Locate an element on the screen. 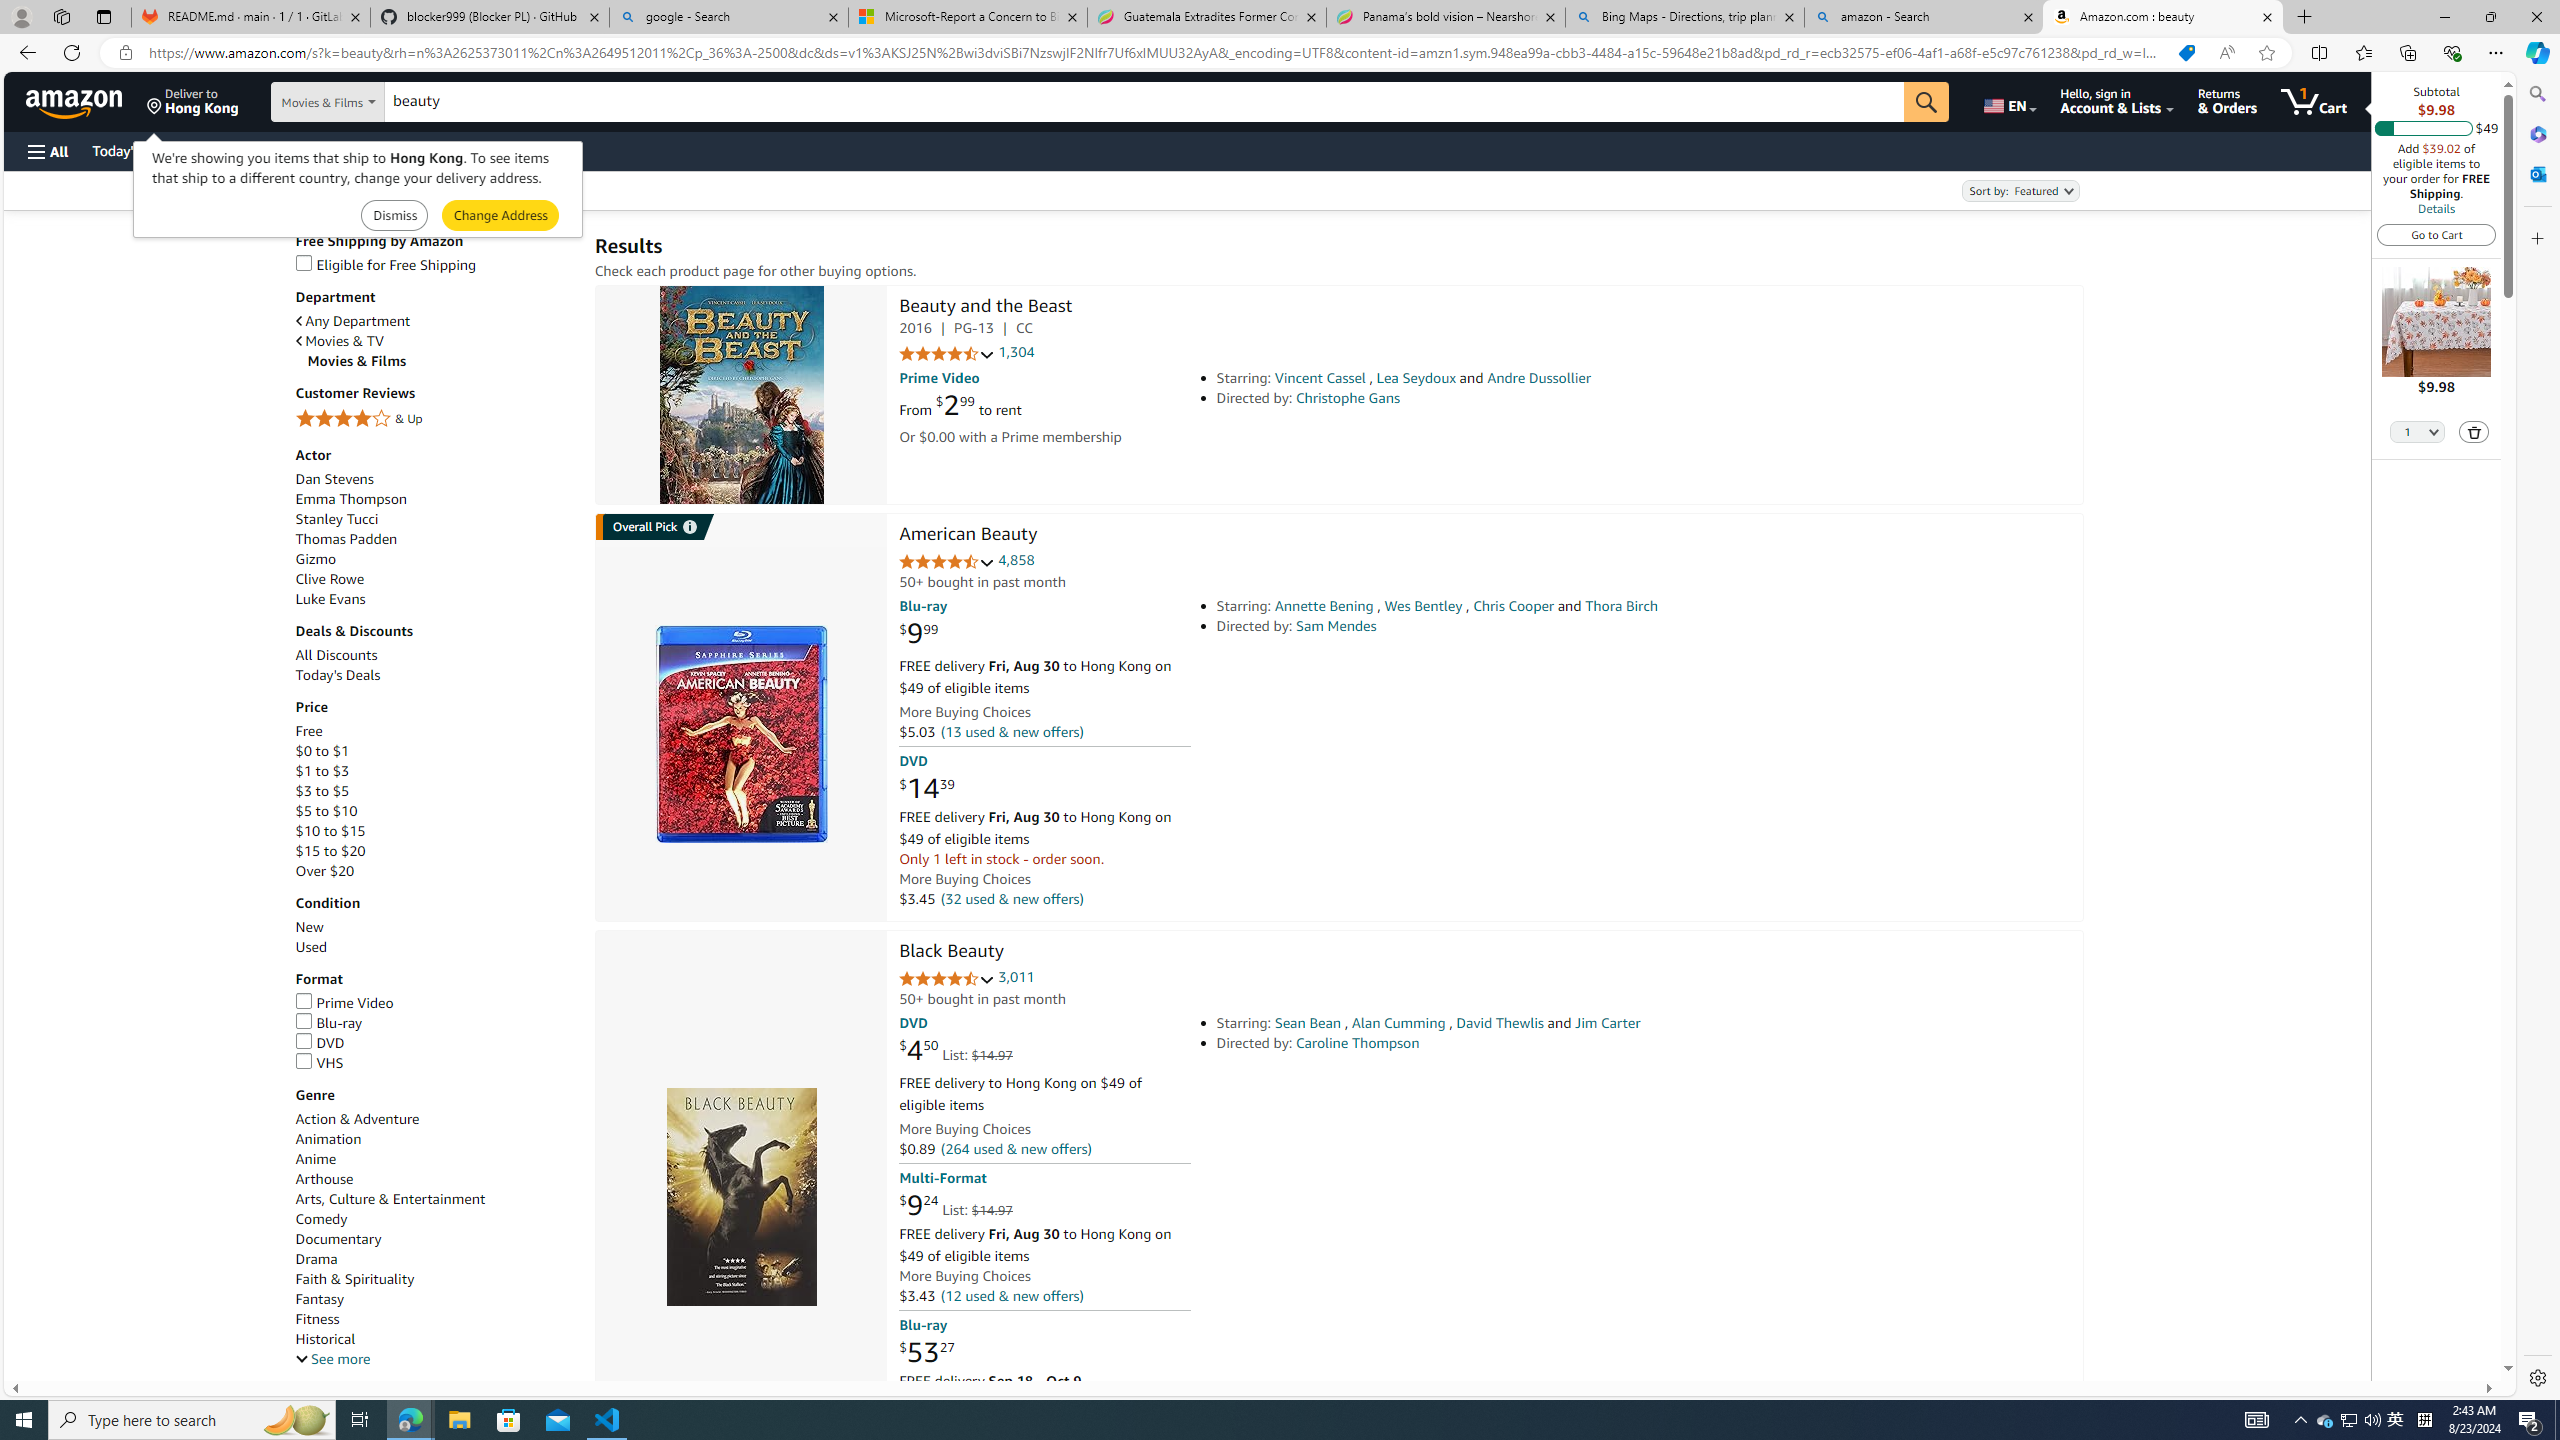  '$0 to $1' is located at coordinates (322, 750).